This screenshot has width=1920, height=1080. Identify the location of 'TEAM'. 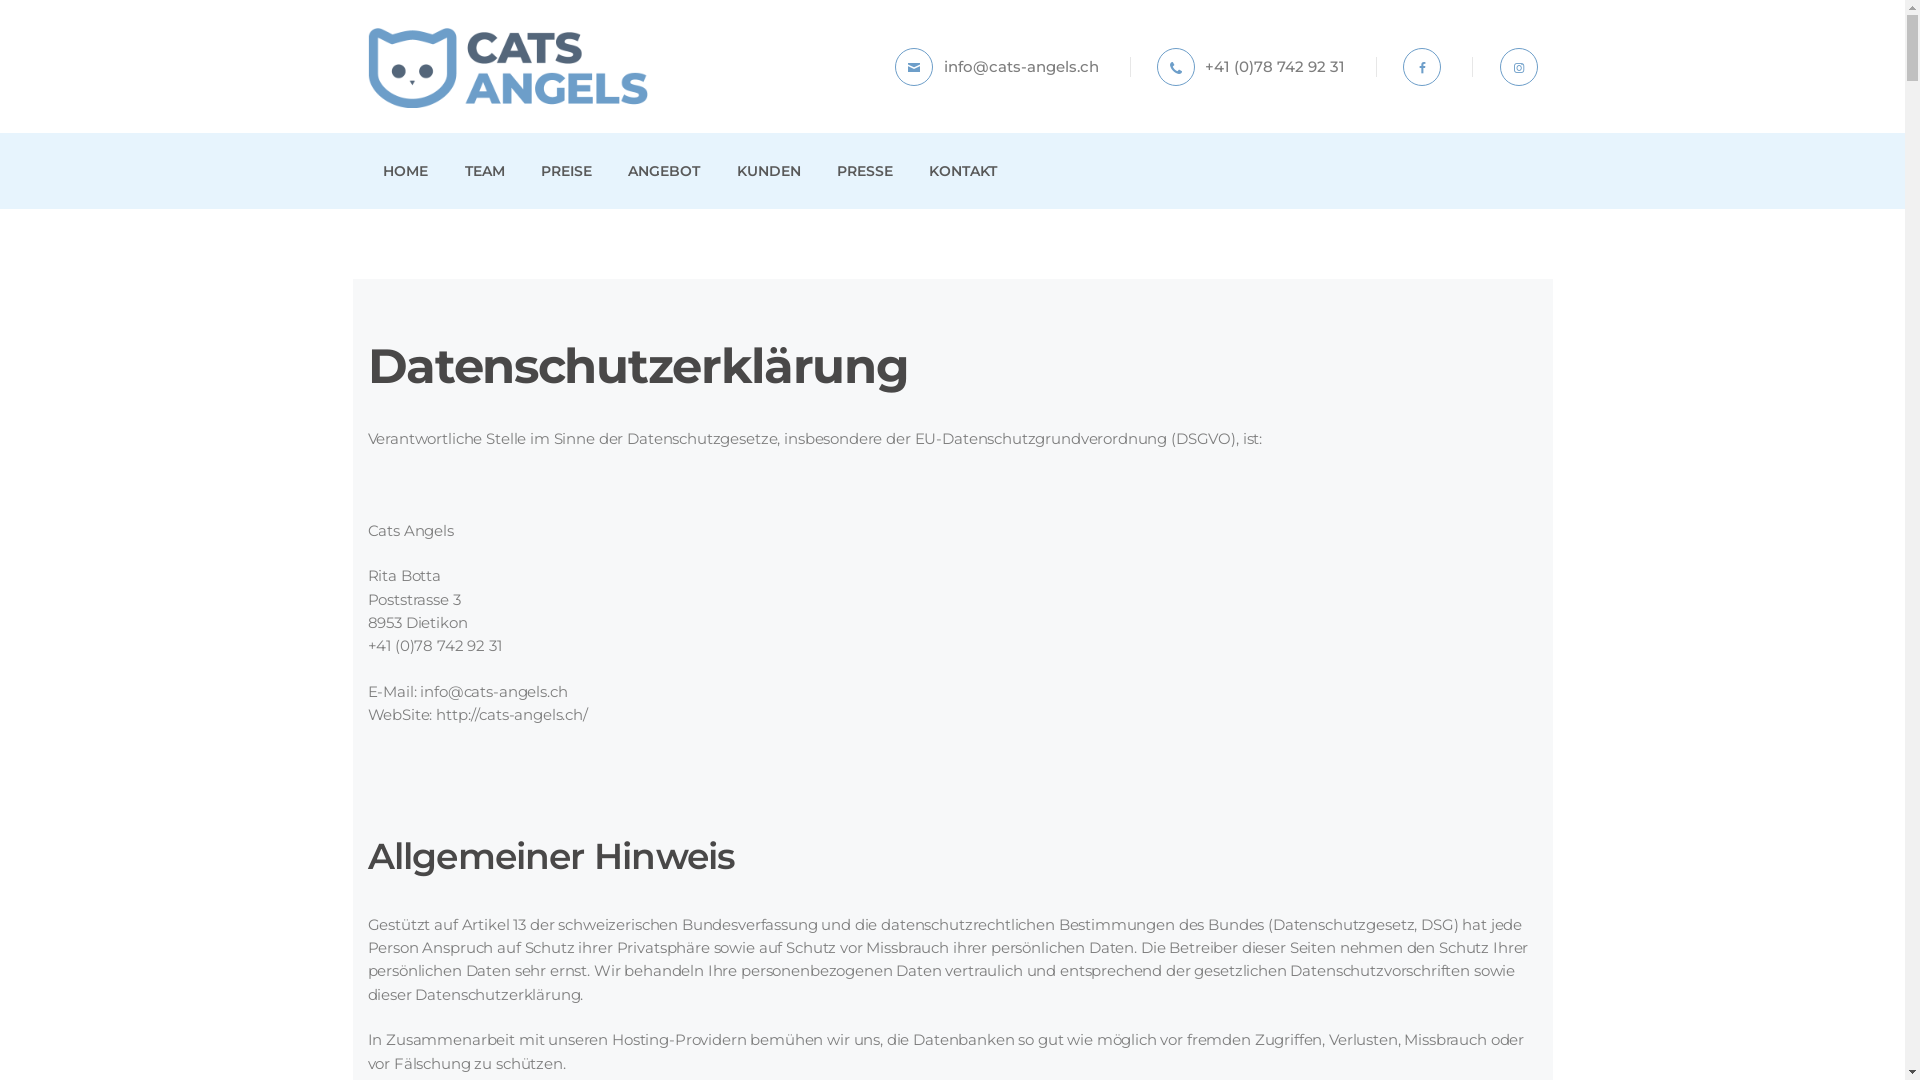
(484, 169).